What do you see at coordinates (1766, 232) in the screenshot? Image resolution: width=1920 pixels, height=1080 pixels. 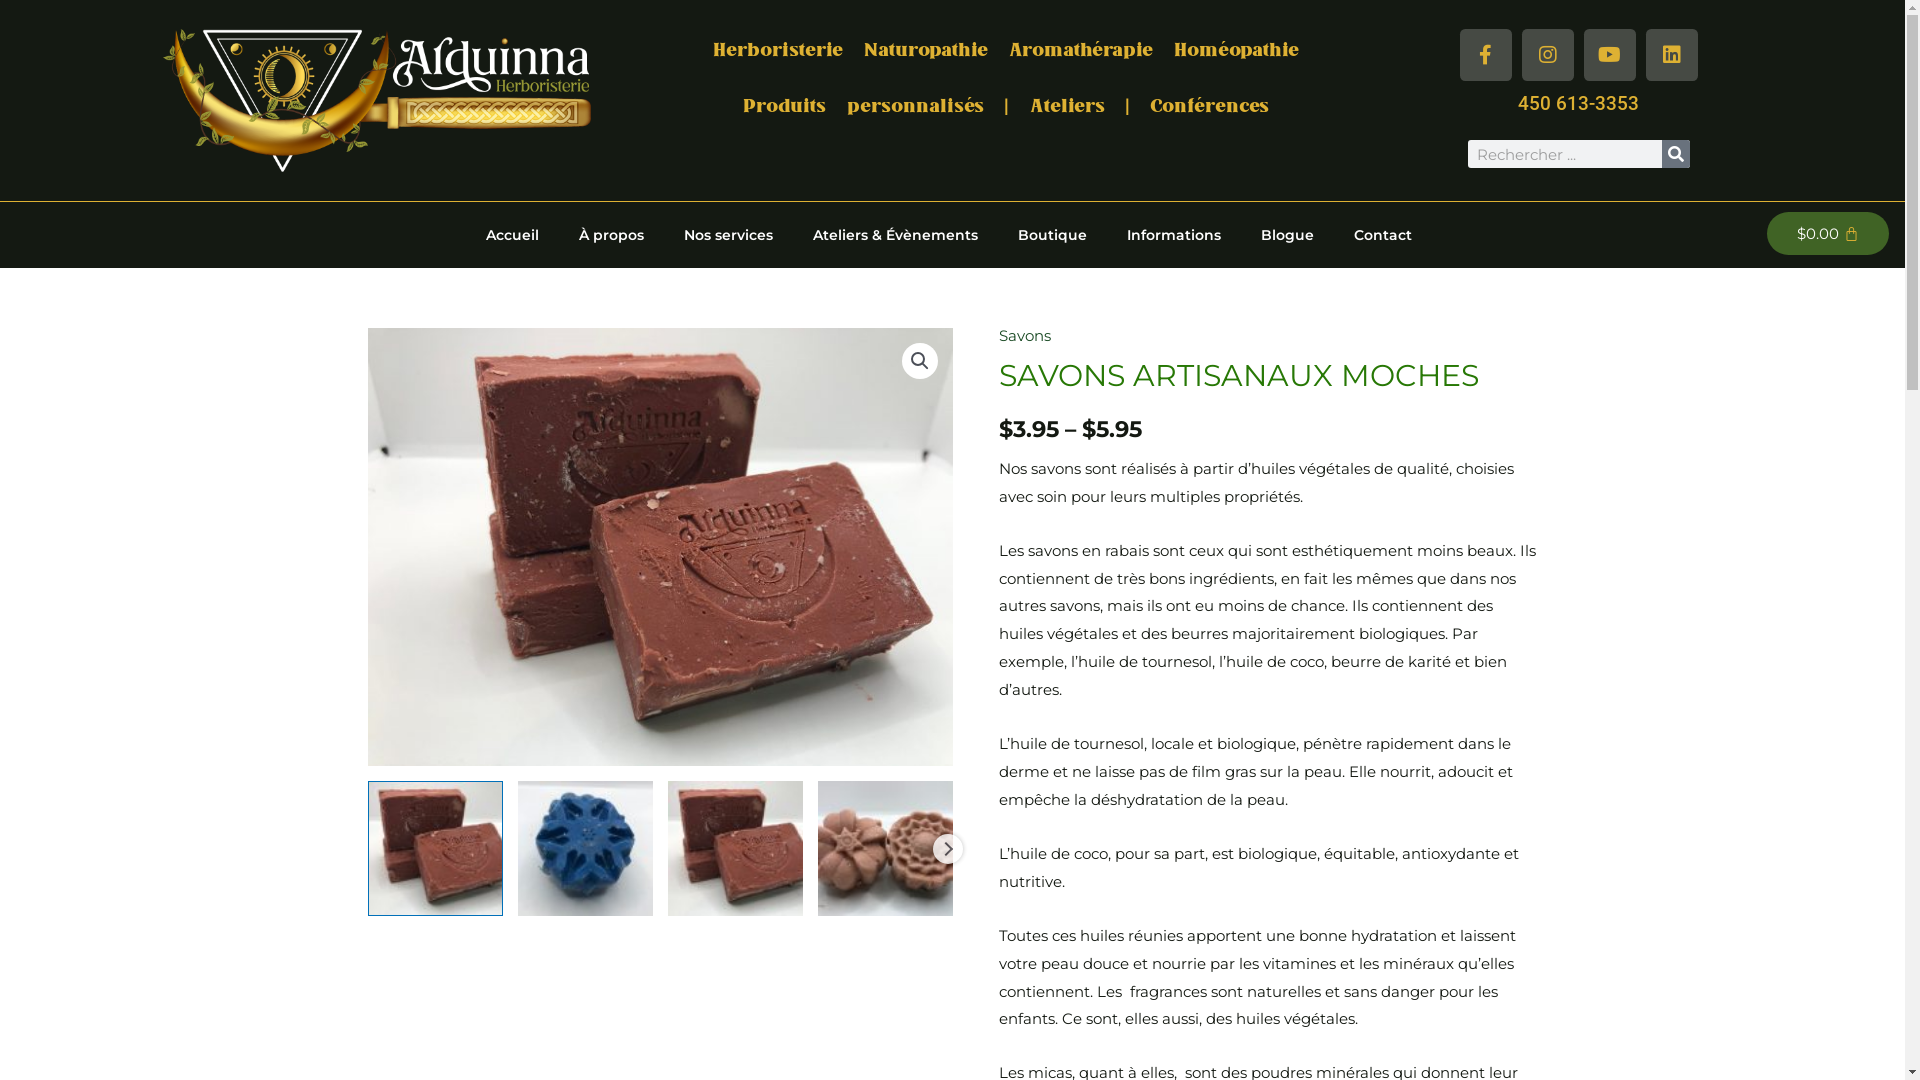 I see `'$0.00'` at bounding box center [1766, 232].